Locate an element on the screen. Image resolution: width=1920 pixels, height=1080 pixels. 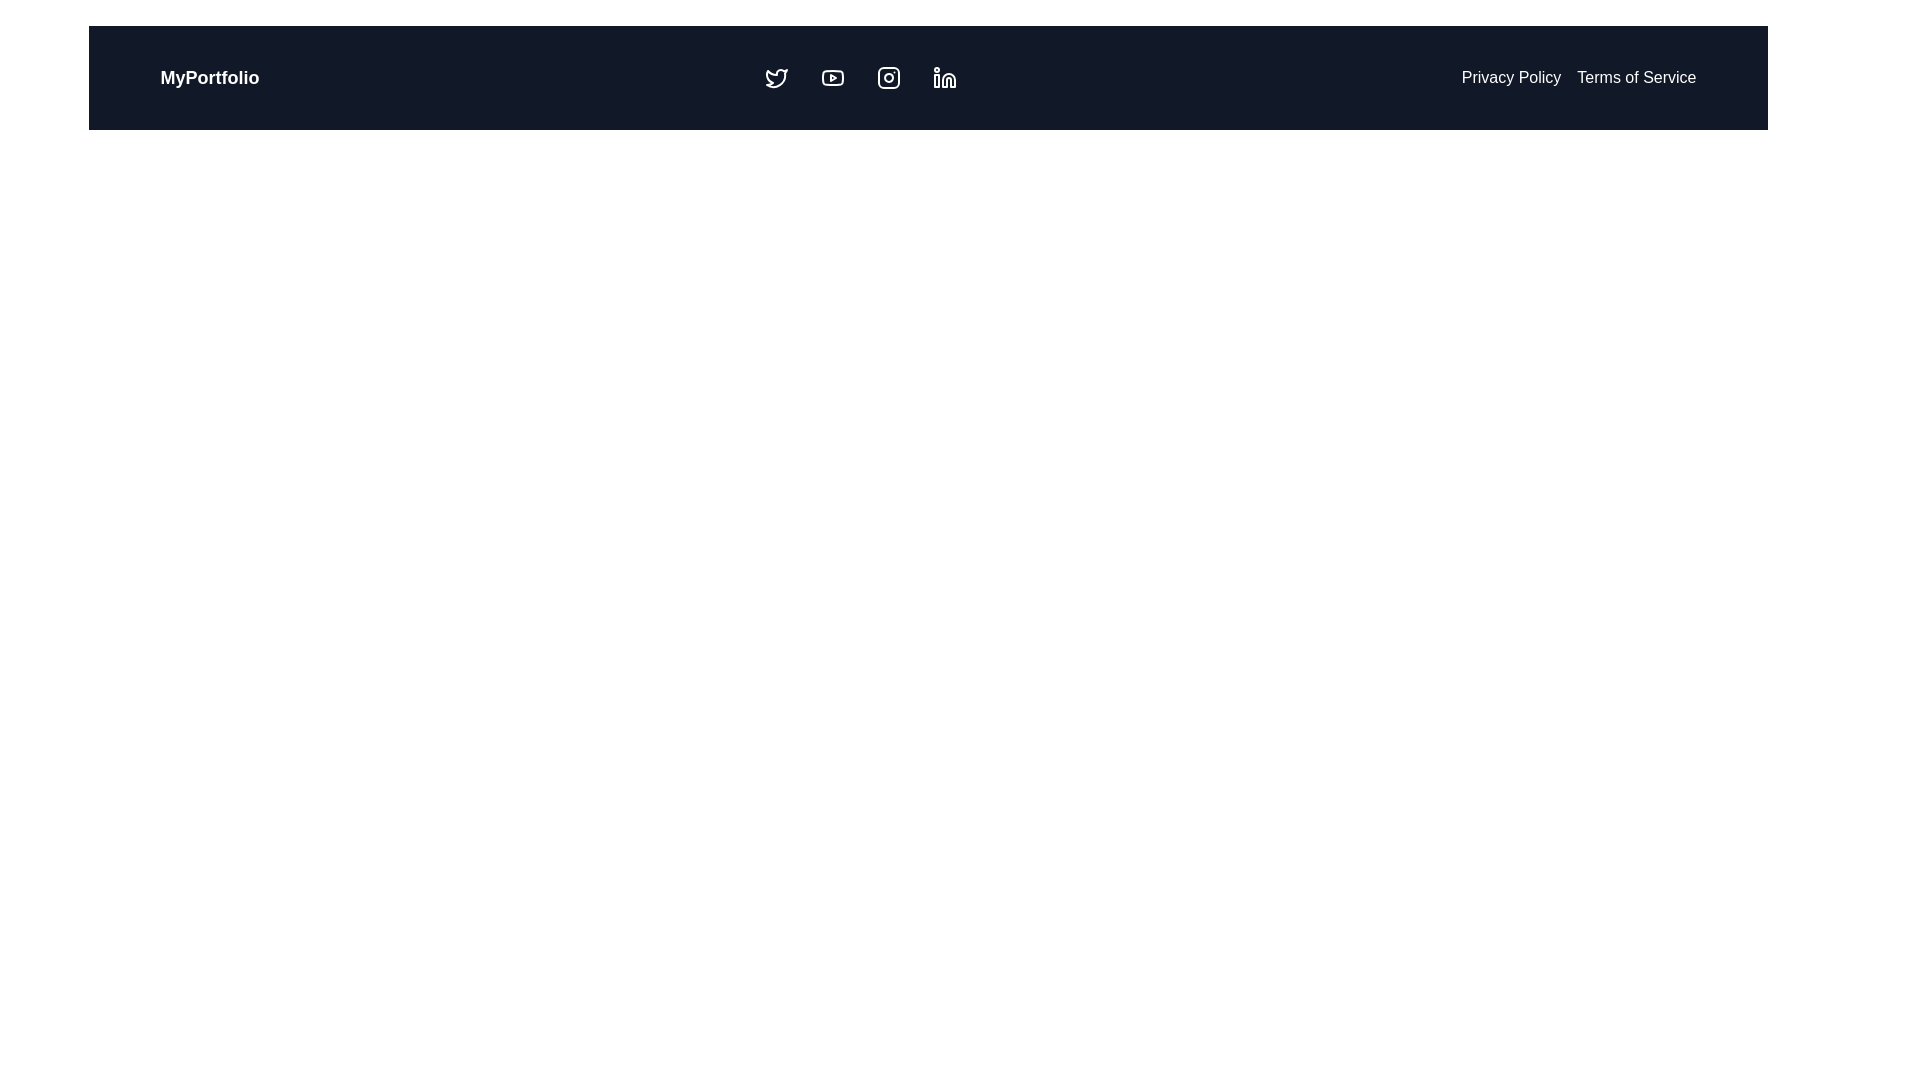
the Twitter icon located in the header navigation bar, which is positioned to the right of the logo and the text 'MyPortfolio' is located at coordinates (775, 77).